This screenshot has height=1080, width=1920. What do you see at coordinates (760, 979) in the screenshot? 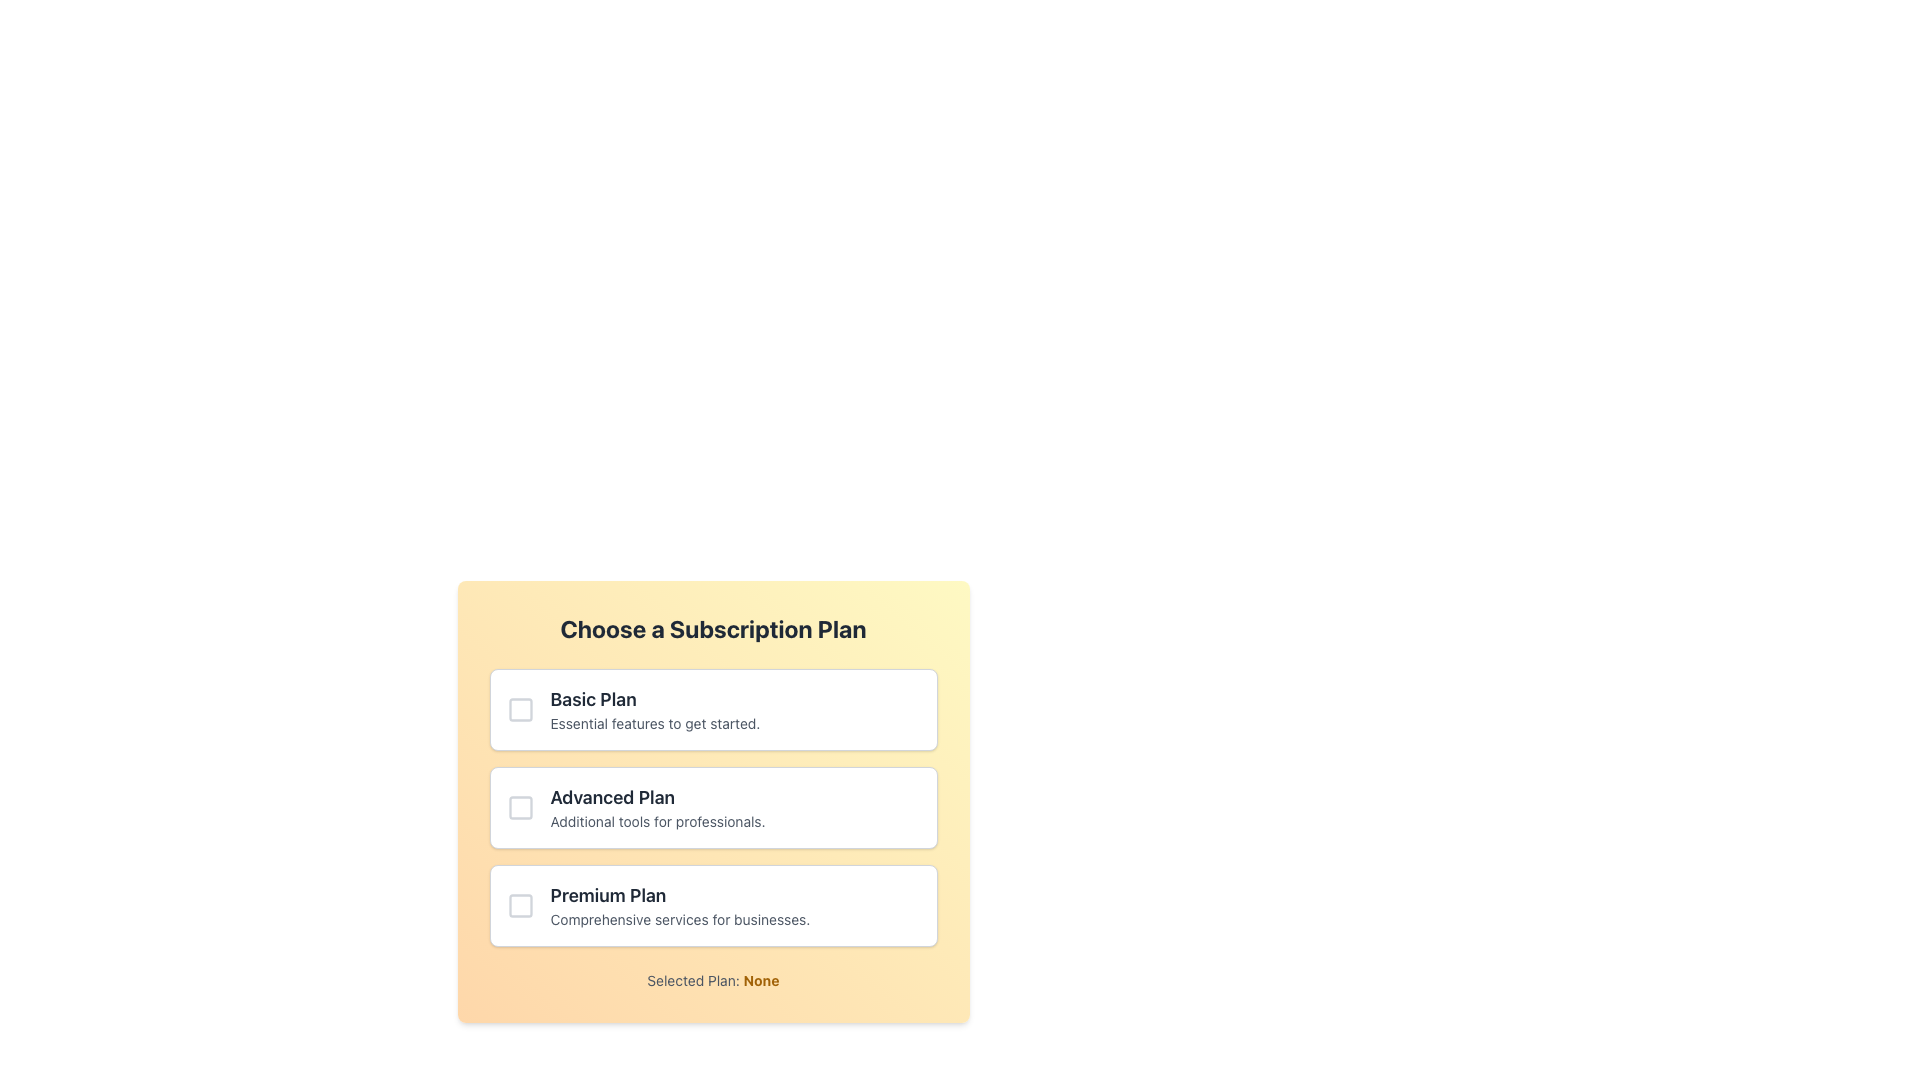
I see `text content of the element displaying the currently selected subscription plan, which shows 'None' when no plan is selected` at bounding box center [760, 979].